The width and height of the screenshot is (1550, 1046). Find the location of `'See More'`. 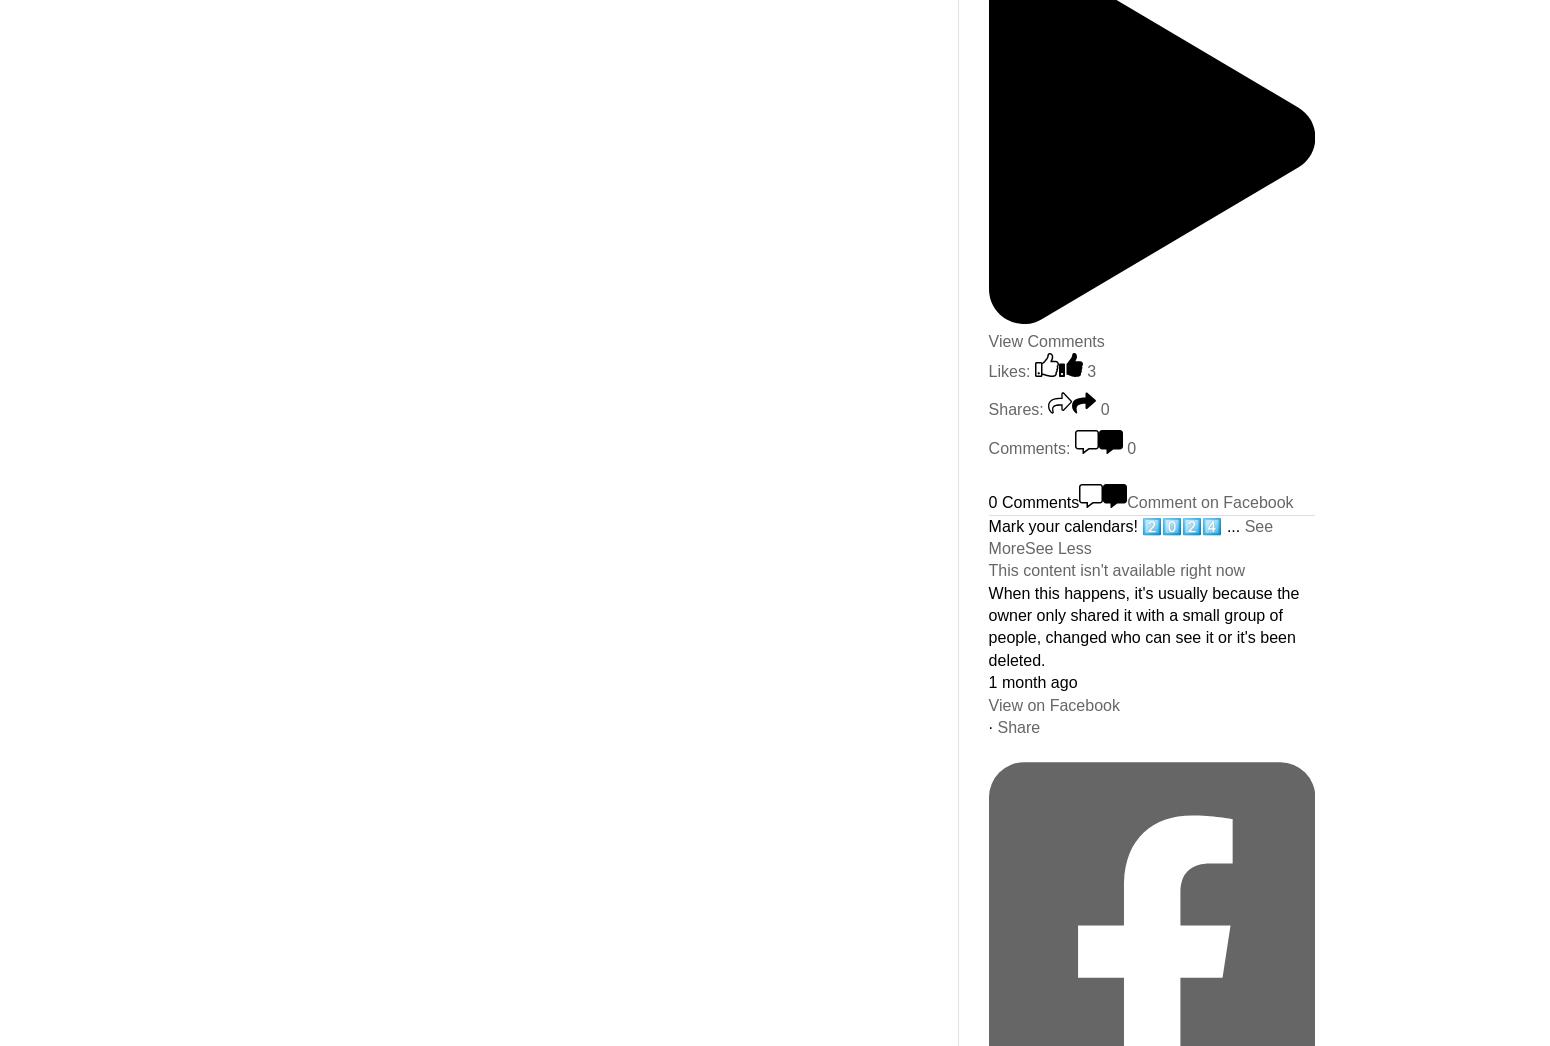

'See More' is located at coordinates (986, 535).